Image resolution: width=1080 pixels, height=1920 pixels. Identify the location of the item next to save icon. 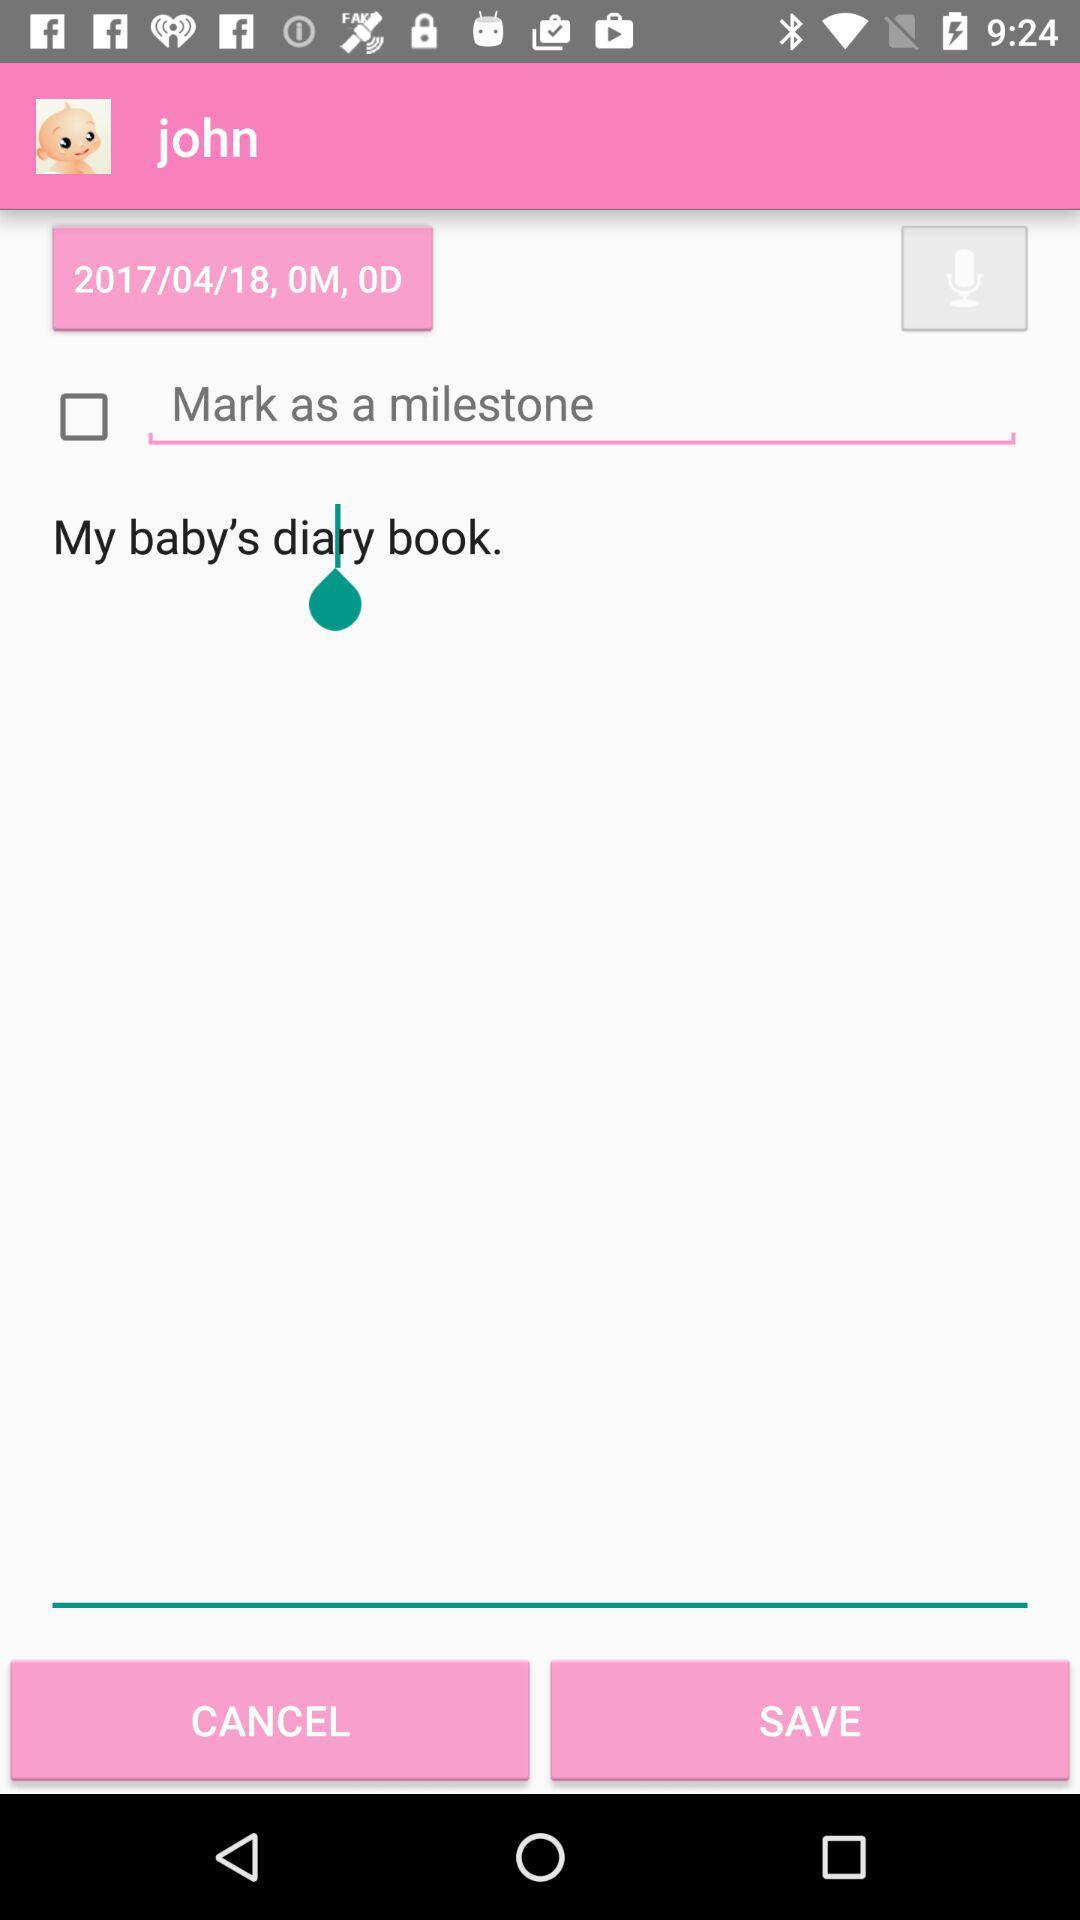
(270, 1719).